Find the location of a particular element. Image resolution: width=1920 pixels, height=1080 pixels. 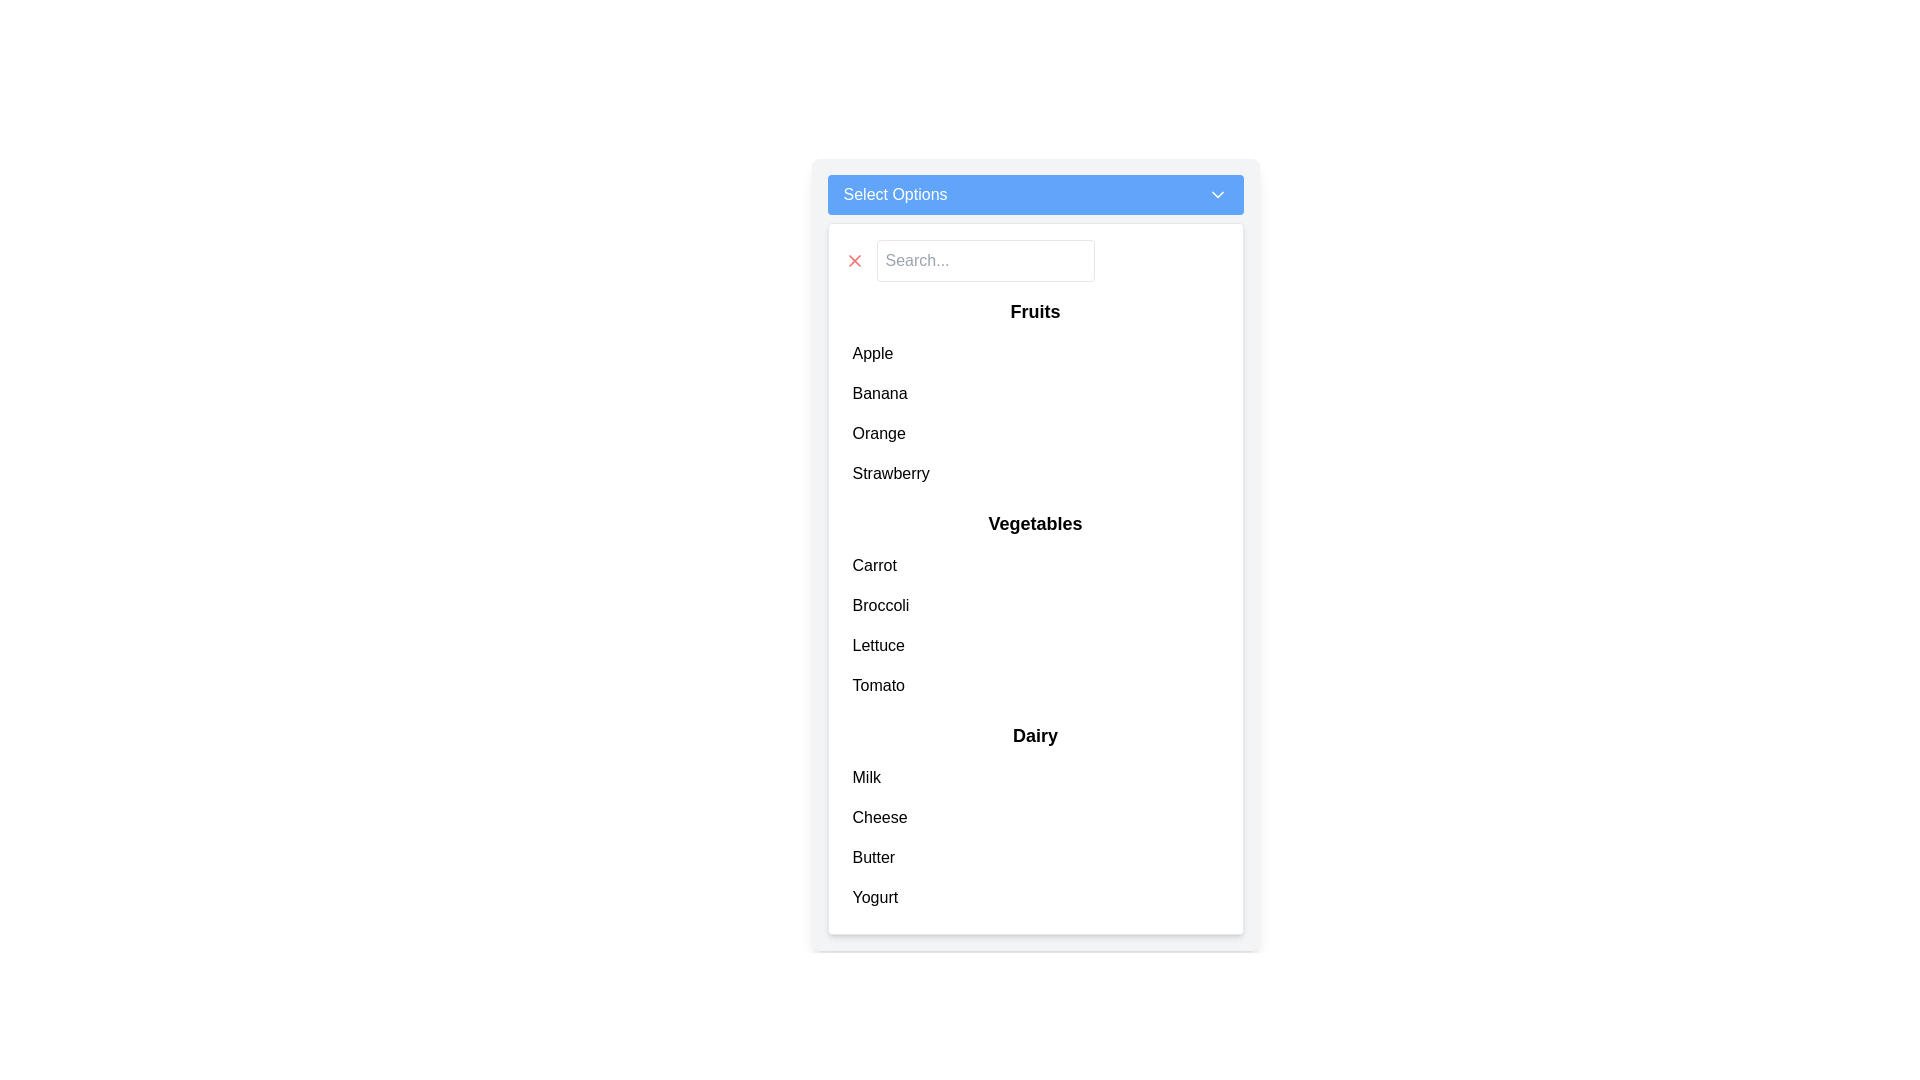

an item within the 'Vegetables' category group, which includes 'Carrot', 'Broccoli', 'Lettuce', and 'Tomato', located centrally in the dropdown interface is located at coordinates (1035, 607).